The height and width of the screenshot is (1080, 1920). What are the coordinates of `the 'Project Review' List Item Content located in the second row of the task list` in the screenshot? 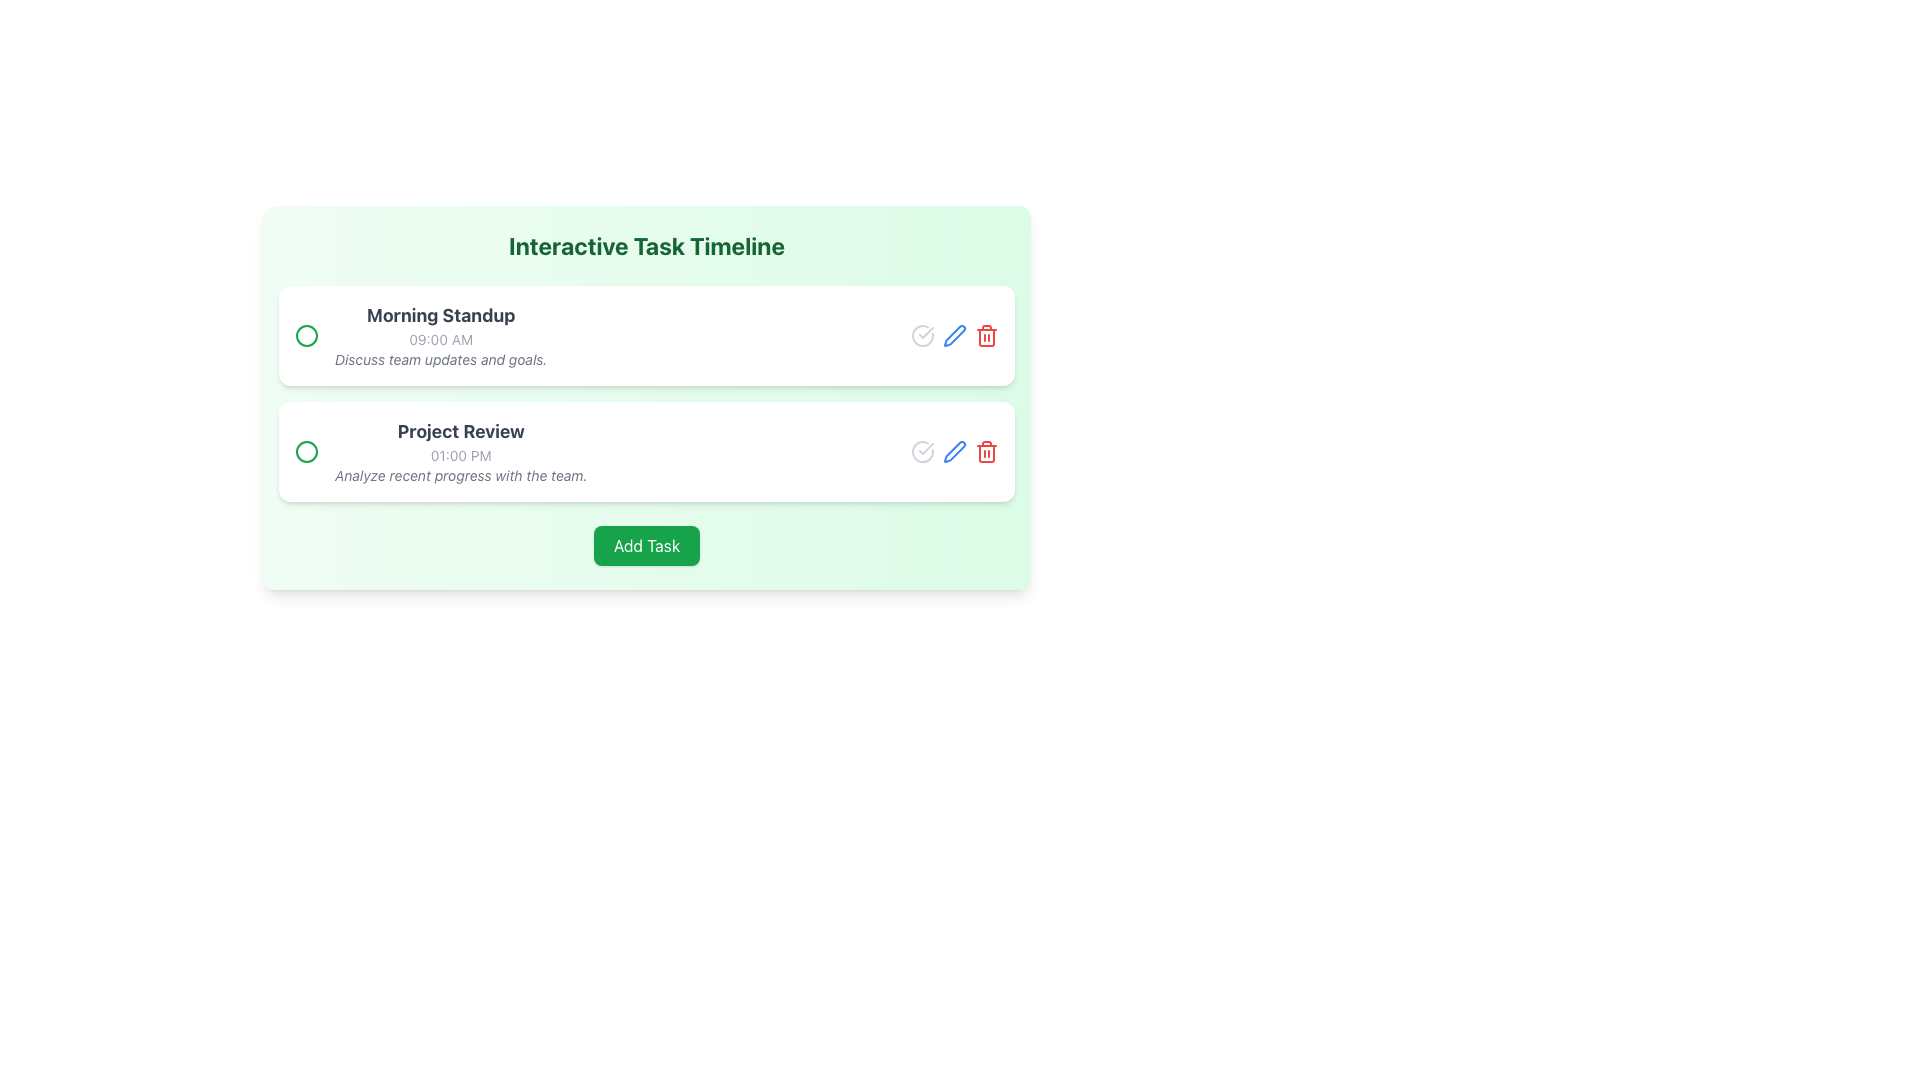 It's located at (460, 451).